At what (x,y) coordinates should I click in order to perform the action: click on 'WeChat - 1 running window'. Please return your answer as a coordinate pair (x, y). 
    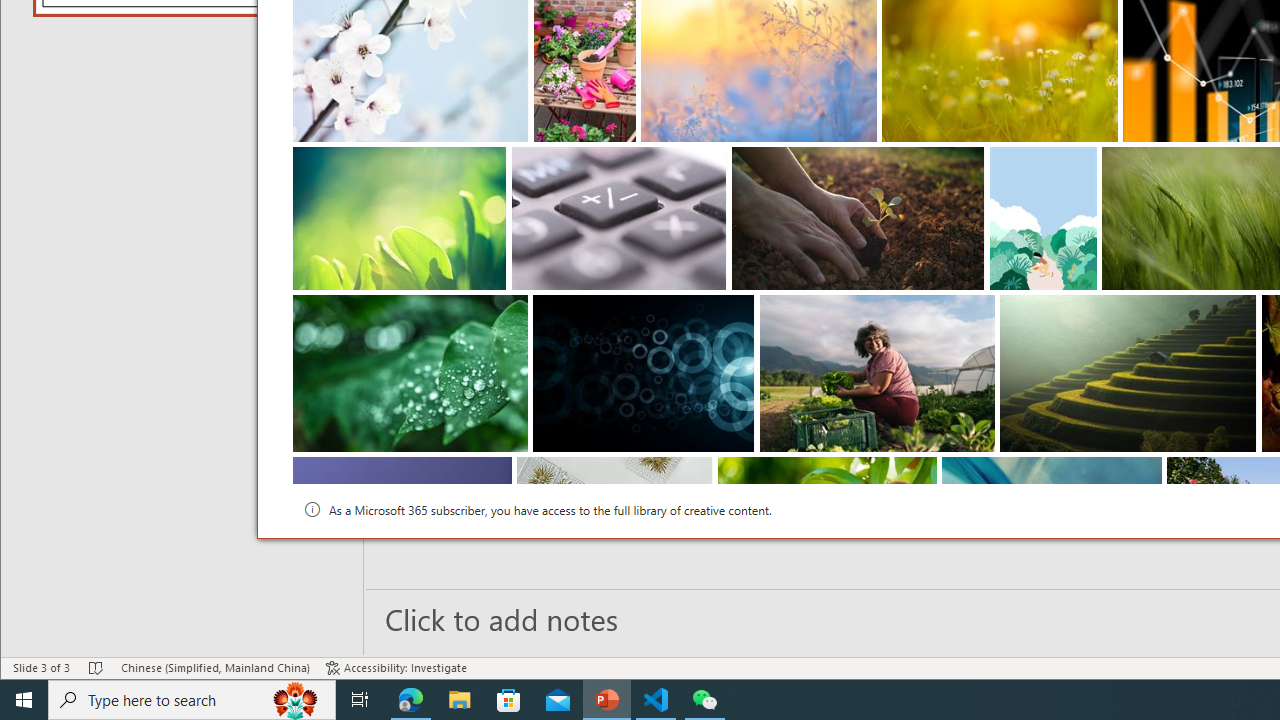
    Looking at the image, I should click on (705, 698).